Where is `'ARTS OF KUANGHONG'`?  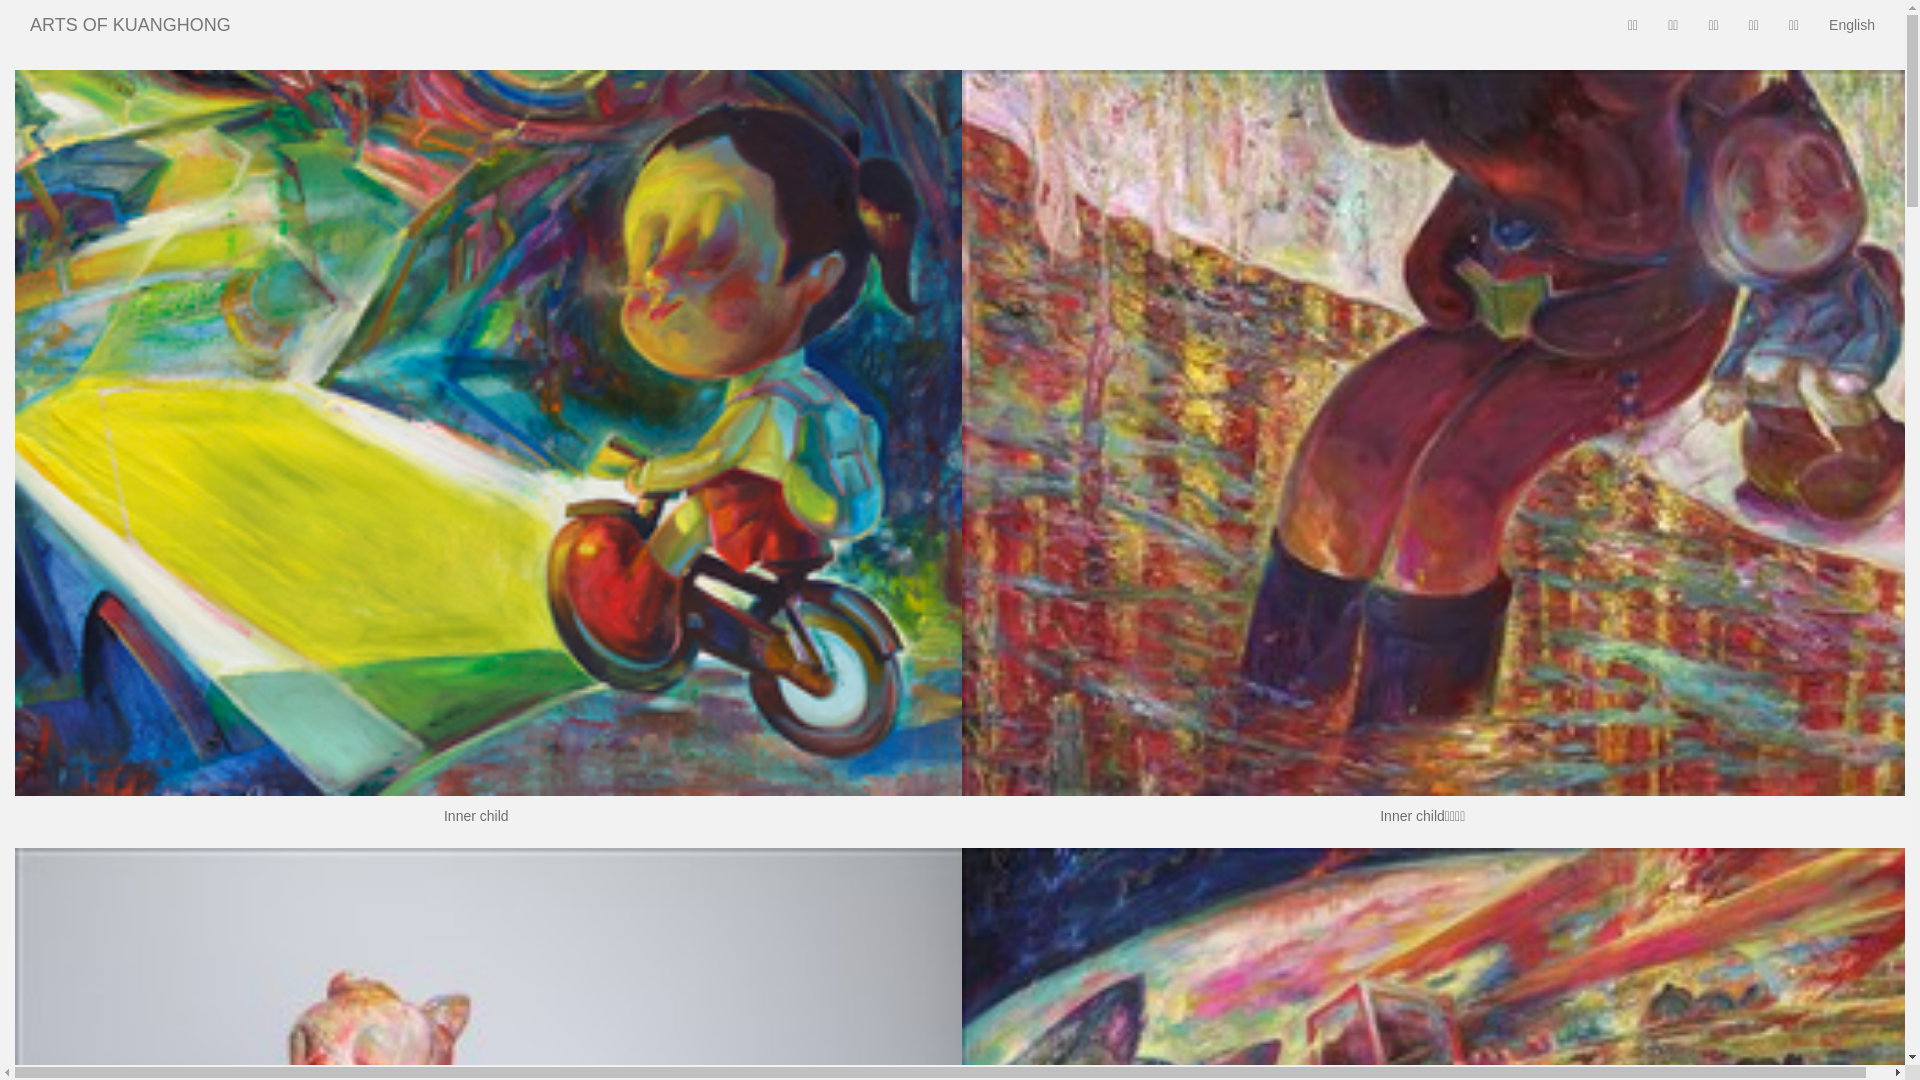
'ARTS OF KUANGHONG' is located at coordinates (129, 24).